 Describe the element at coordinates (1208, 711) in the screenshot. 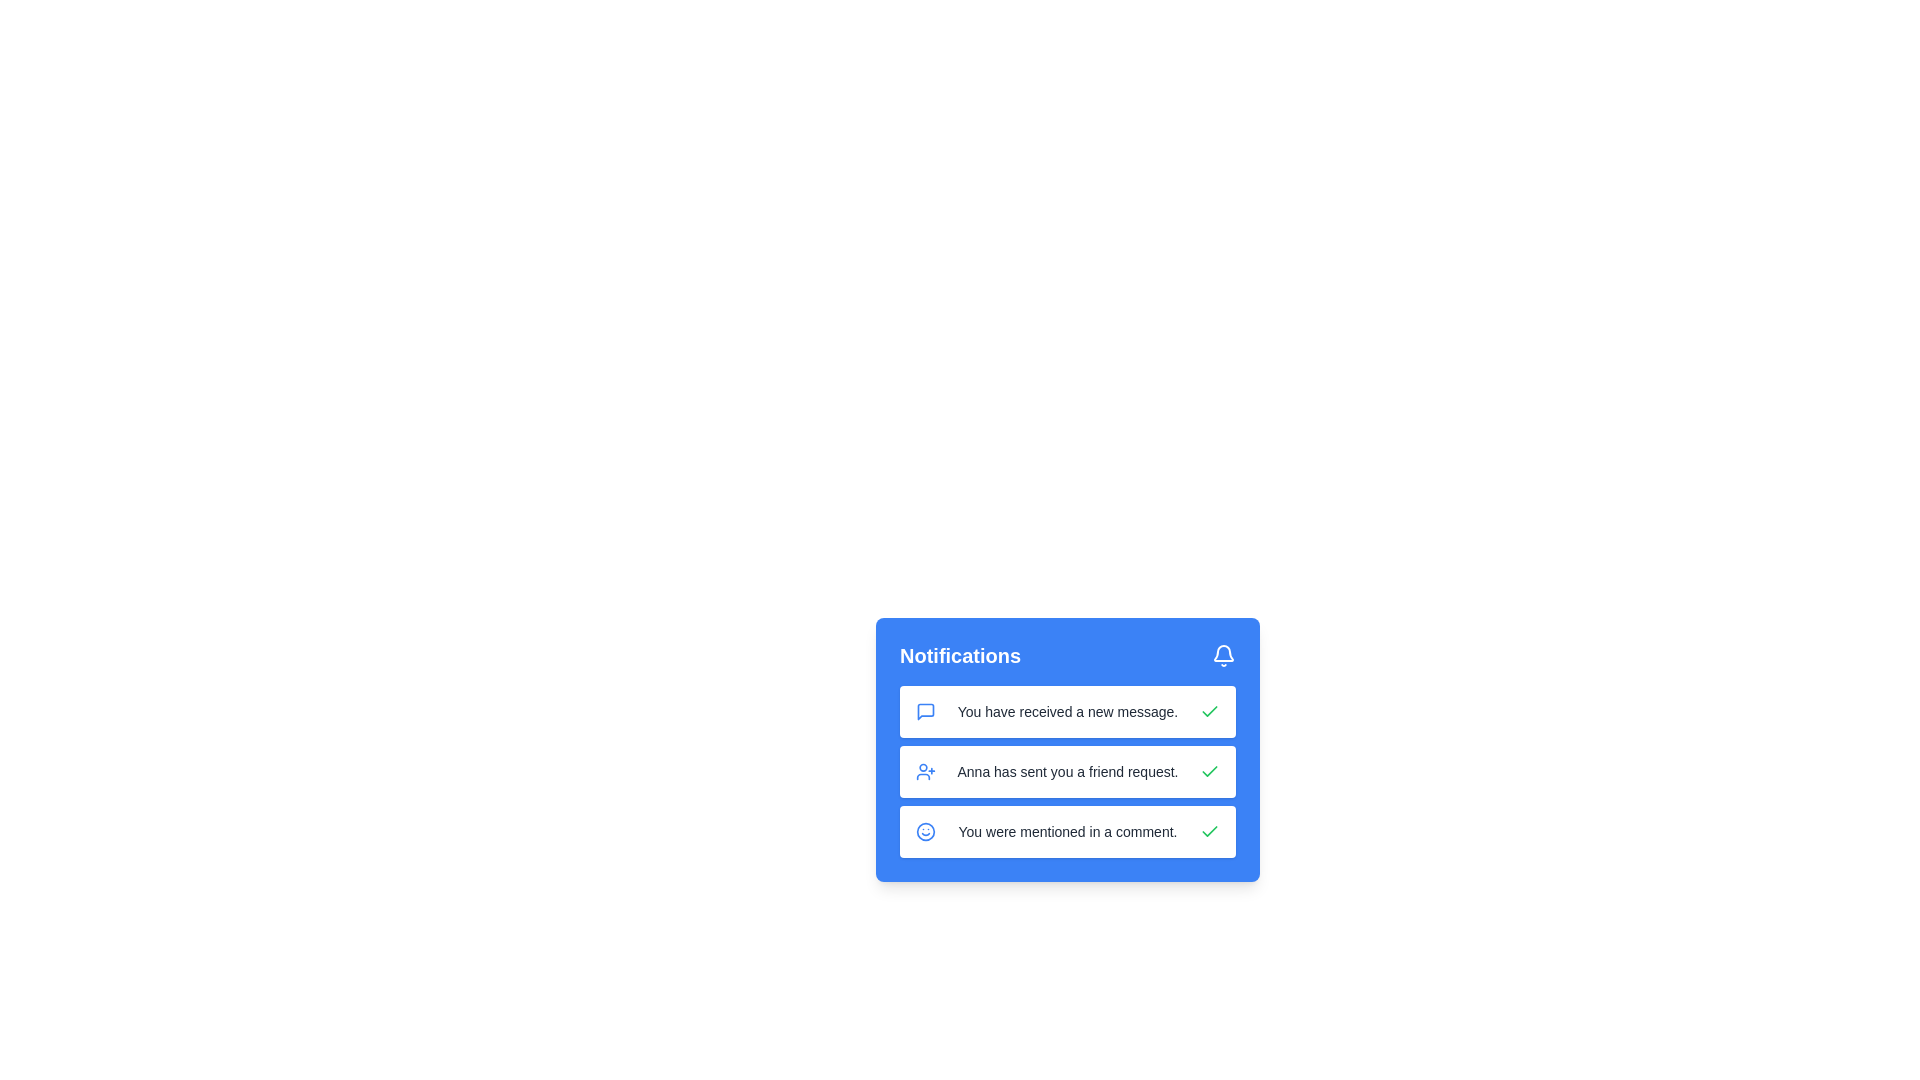

I see `the checkmark button for the notification labeled 'You have received a new message.'` at that location.